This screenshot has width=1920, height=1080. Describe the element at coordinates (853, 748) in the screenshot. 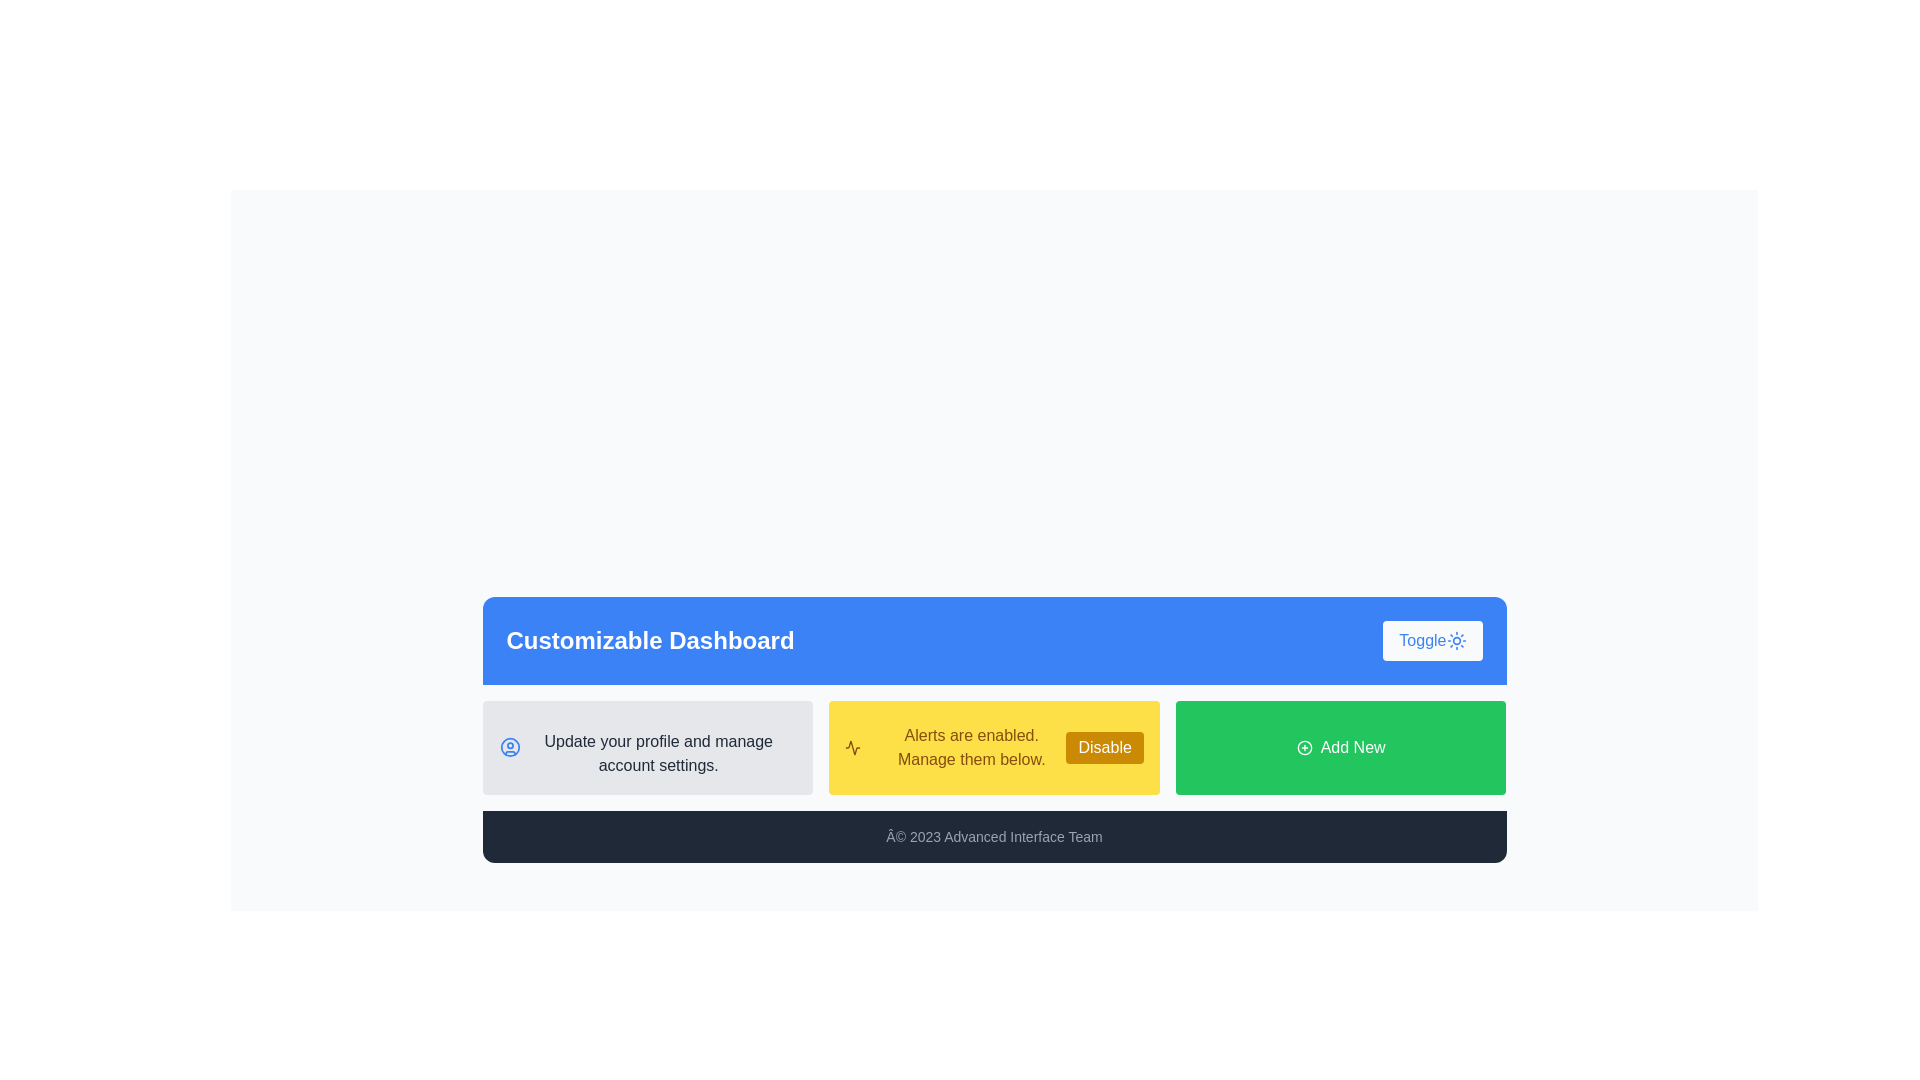

I see `the icon with a yellow background located to the left of the text 'Alerts are enabled. Manage them below.'` at that location.